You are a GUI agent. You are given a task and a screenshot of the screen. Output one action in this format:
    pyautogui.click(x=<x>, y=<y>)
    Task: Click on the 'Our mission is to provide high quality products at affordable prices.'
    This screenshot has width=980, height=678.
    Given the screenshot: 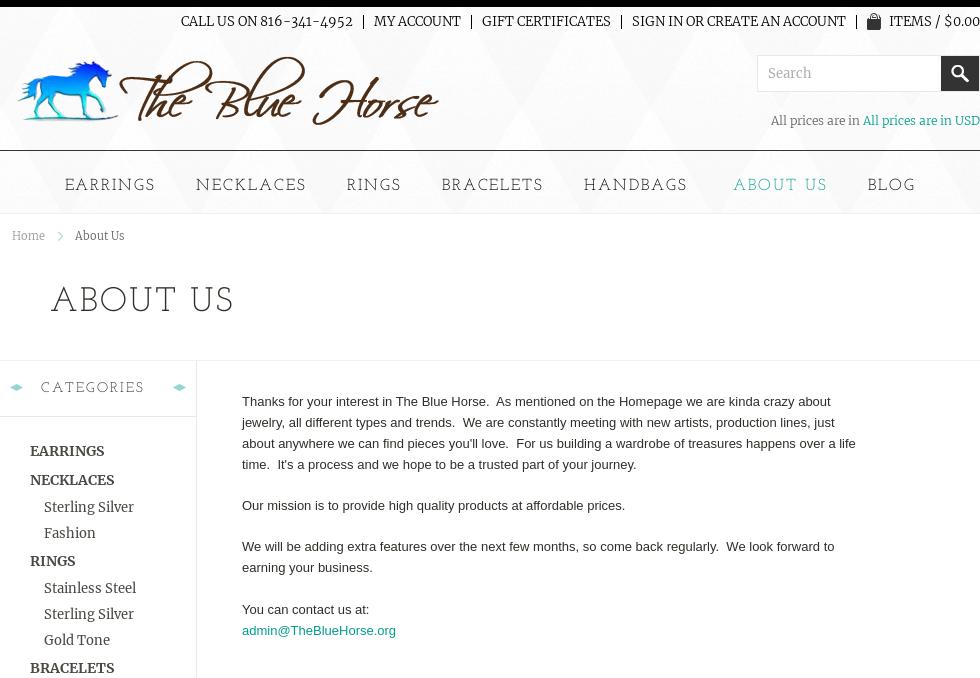 What is the action you would take?
    pyautogui.click(x=433, y=503)
    